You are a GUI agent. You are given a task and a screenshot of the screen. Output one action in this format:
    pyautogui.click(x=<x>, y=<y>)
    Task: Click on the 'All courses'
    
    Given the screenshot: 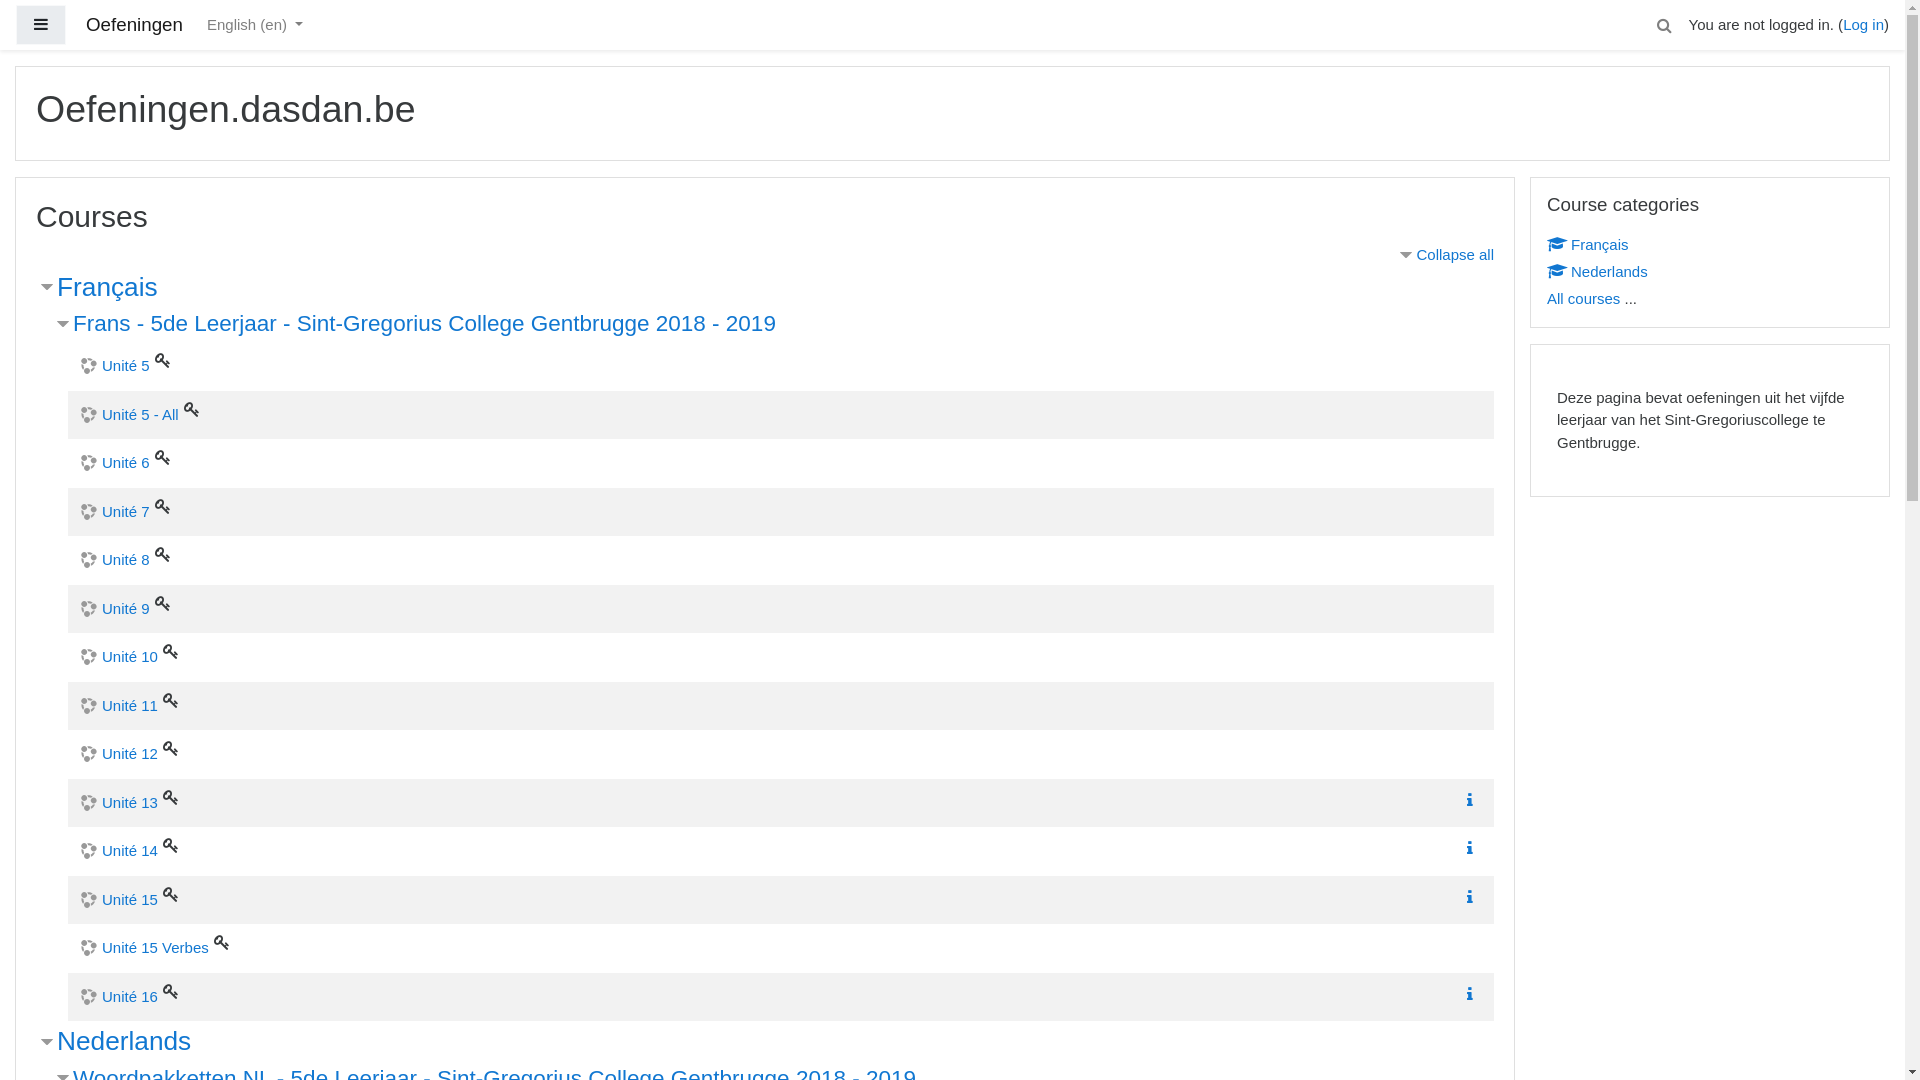 What is the action you would take?
    pyautogui.click(x=1582, y=298)
    